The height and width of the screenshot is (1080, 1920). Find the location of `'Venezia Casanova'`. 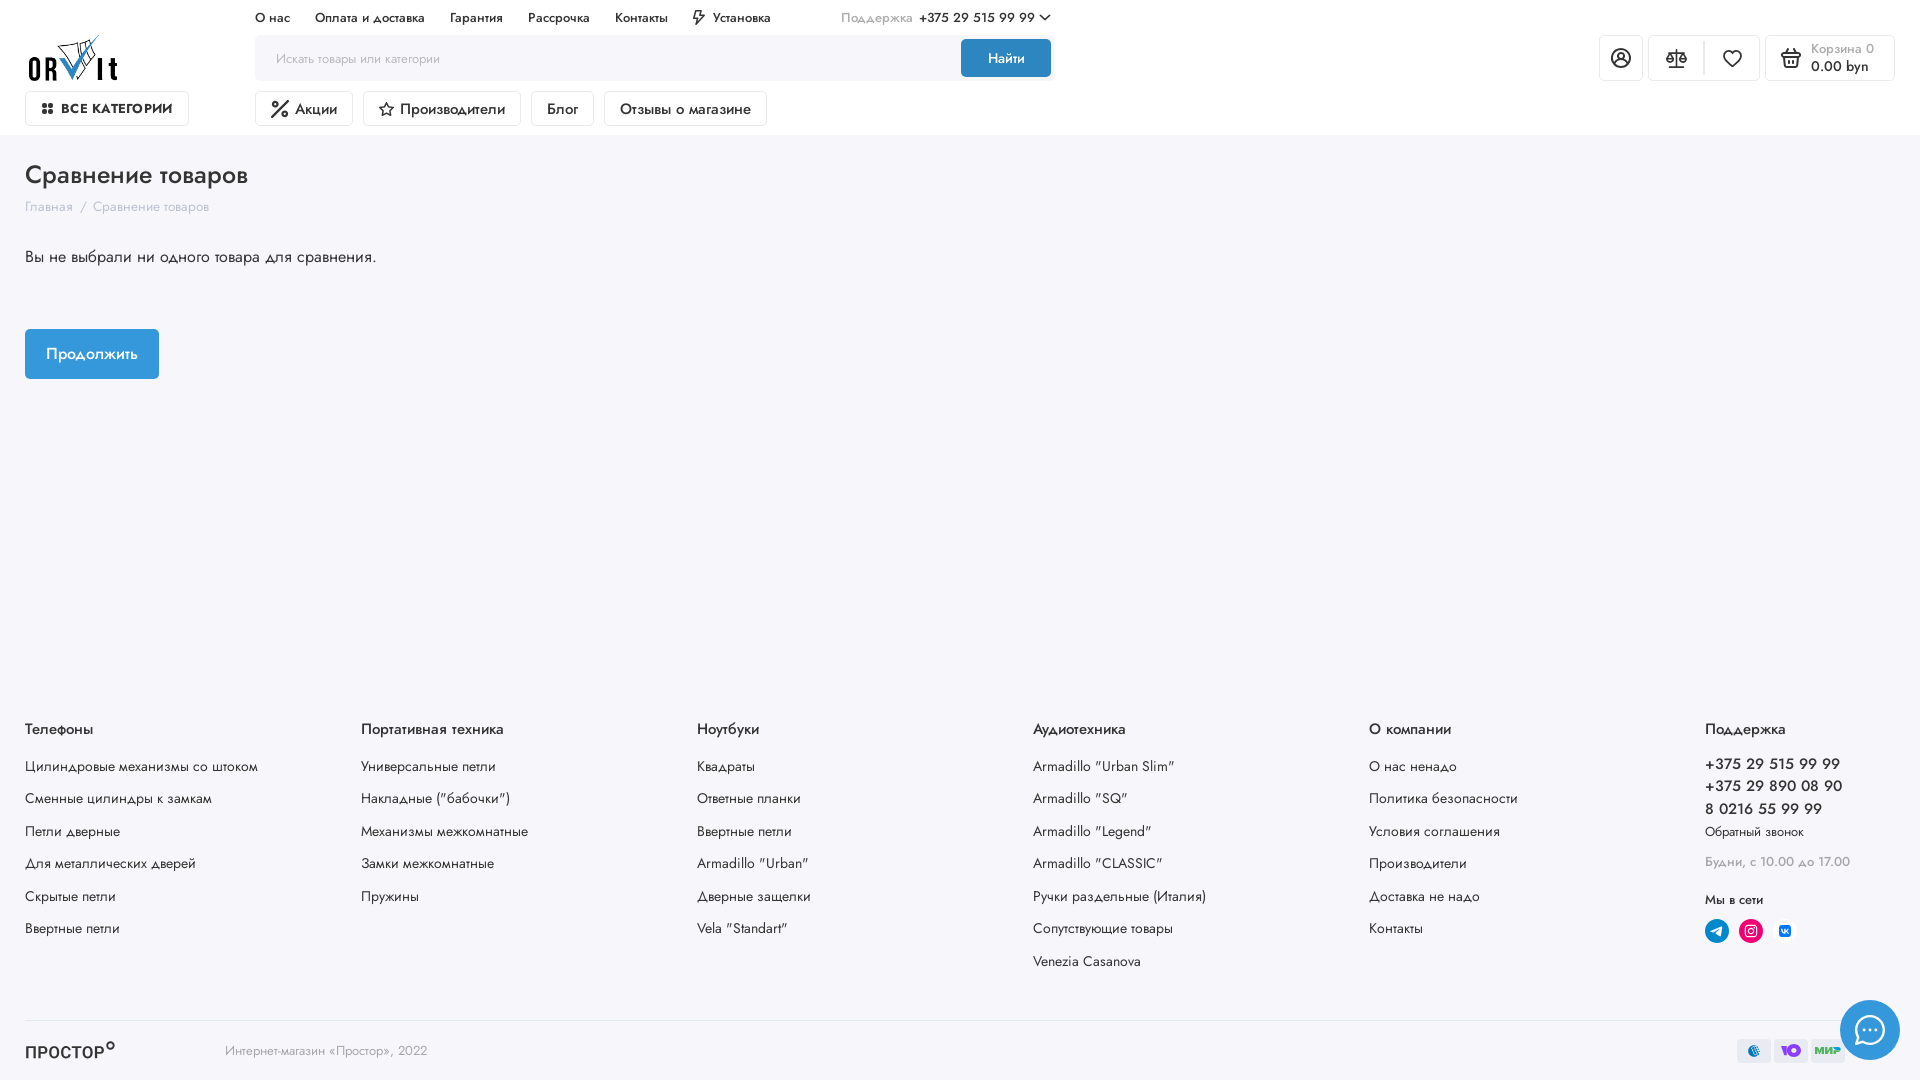

'Venezia Casanova' is located at coordinates (1085, 959).